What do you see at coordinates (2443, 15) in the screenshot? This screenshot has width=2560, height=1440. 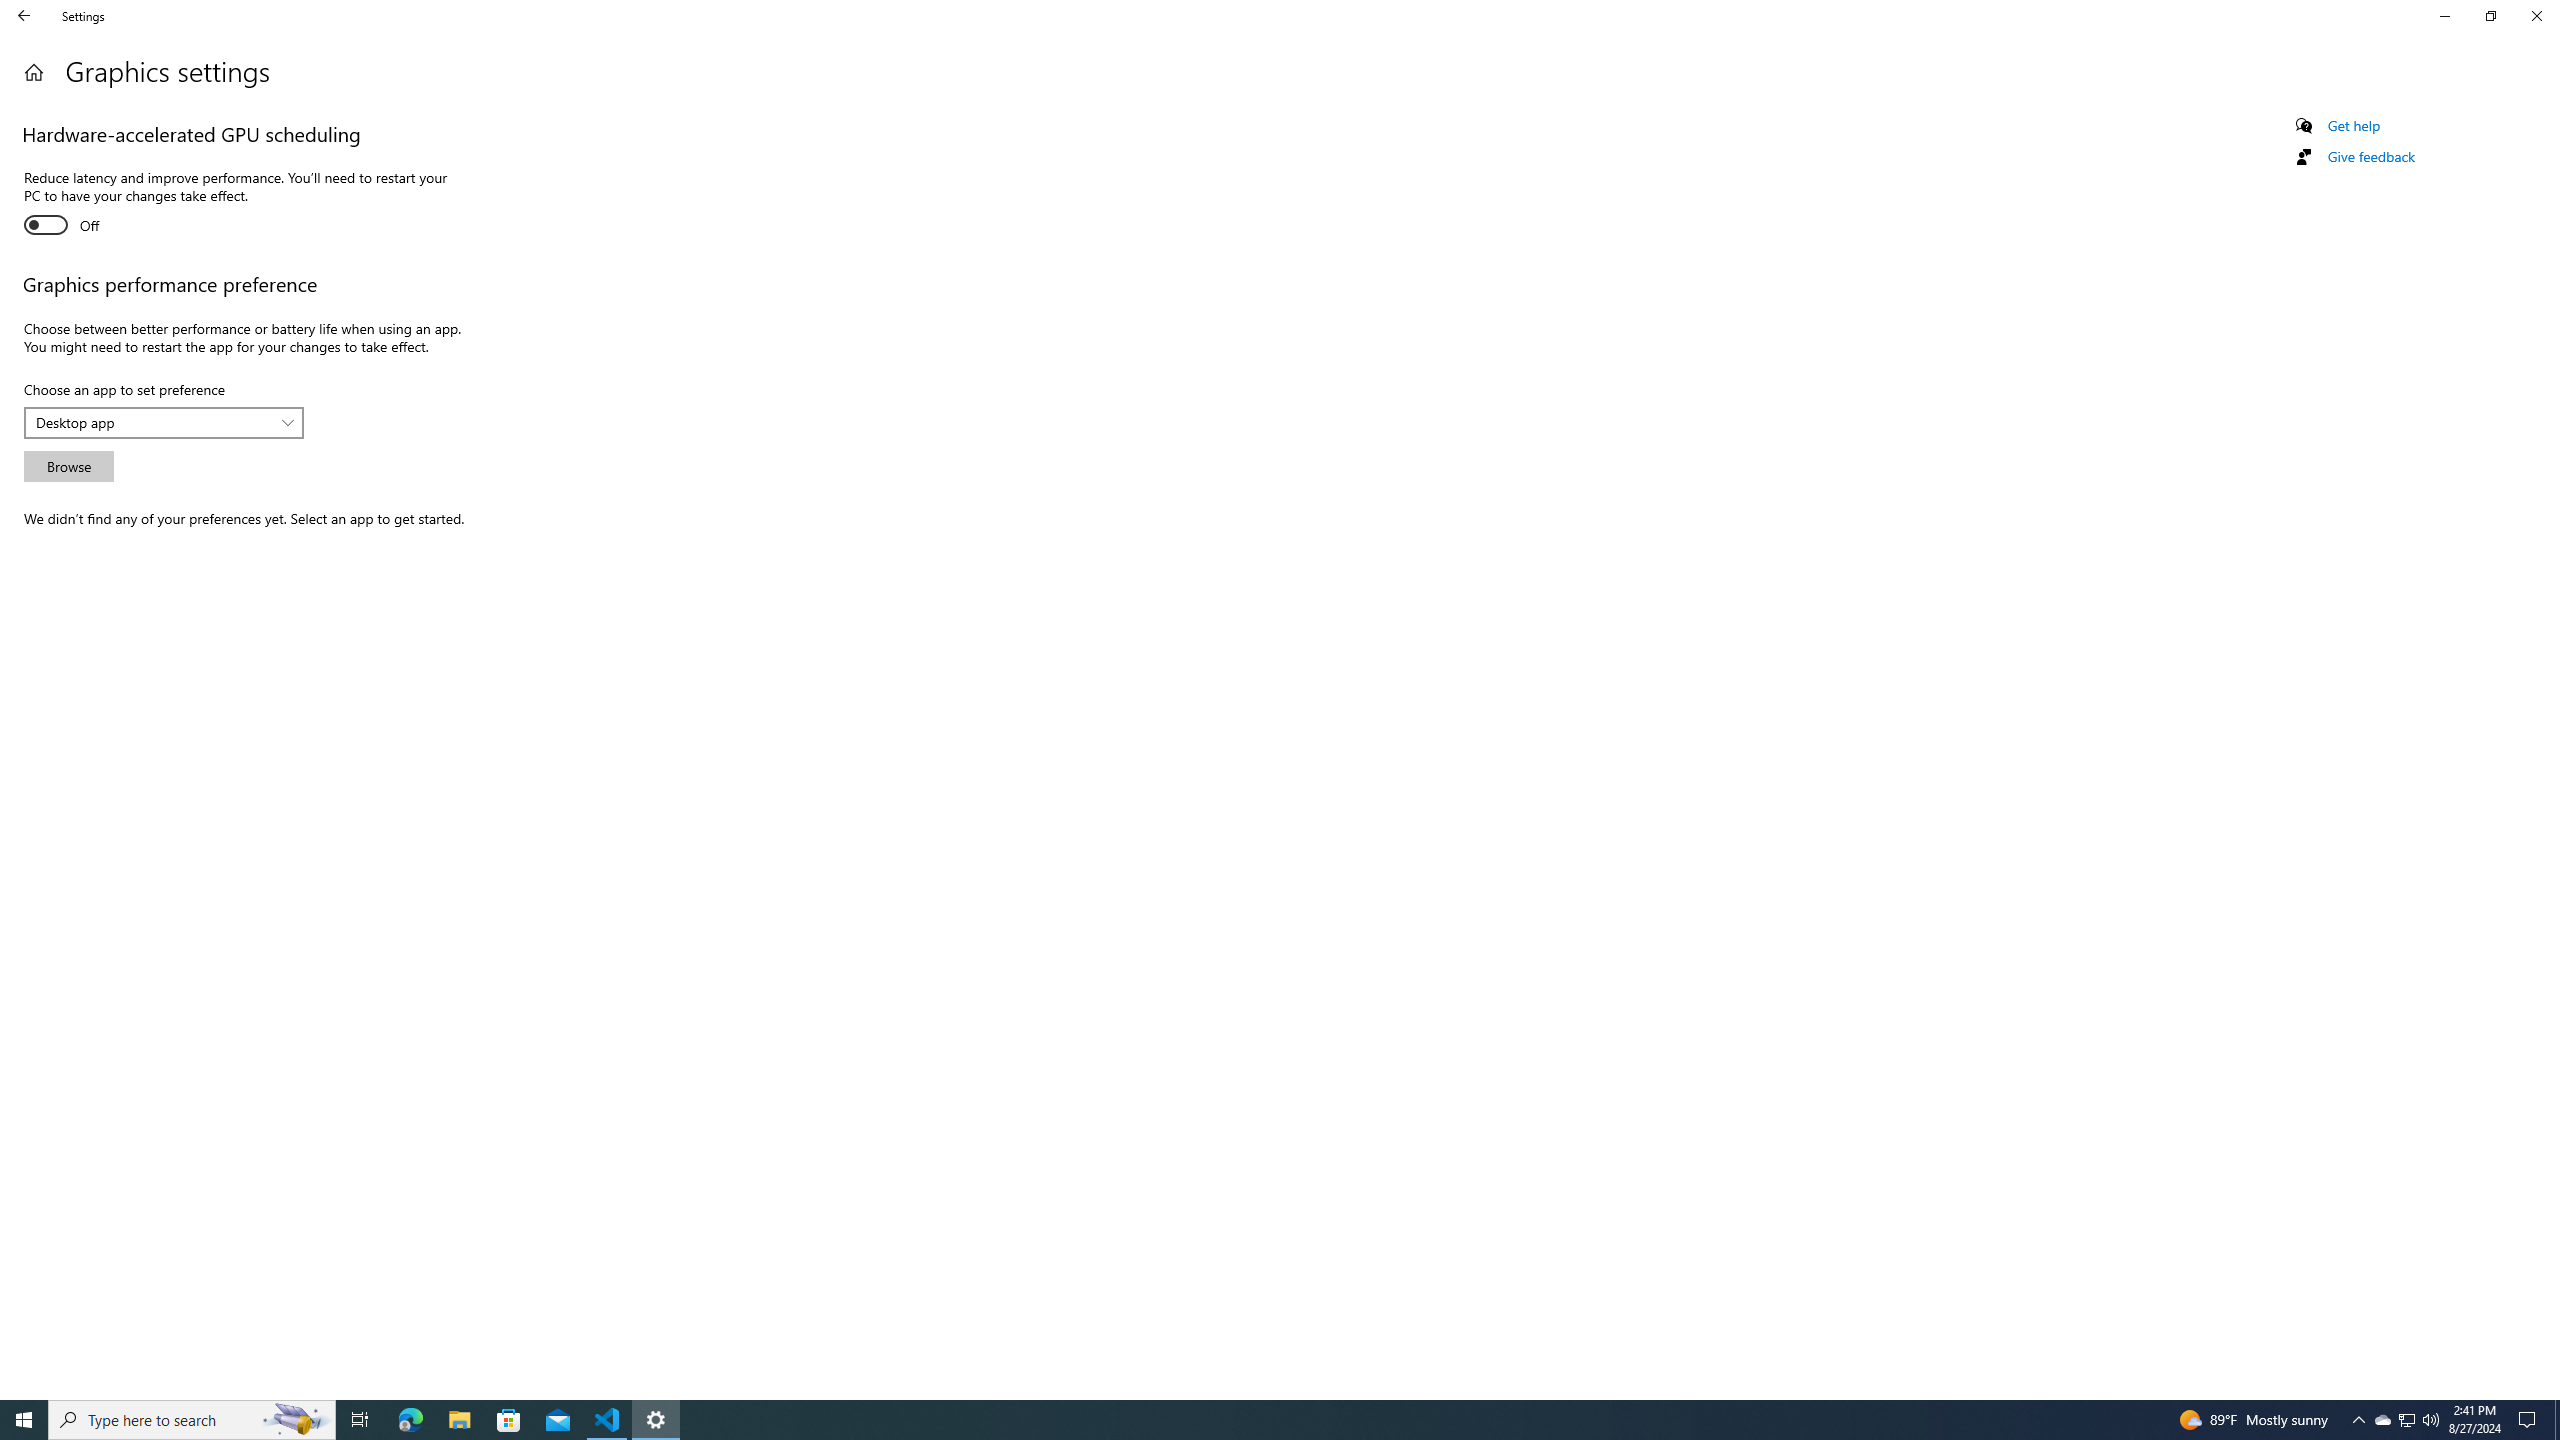 I see `'Minimize Settings'` at bounding box center [2443, 15].